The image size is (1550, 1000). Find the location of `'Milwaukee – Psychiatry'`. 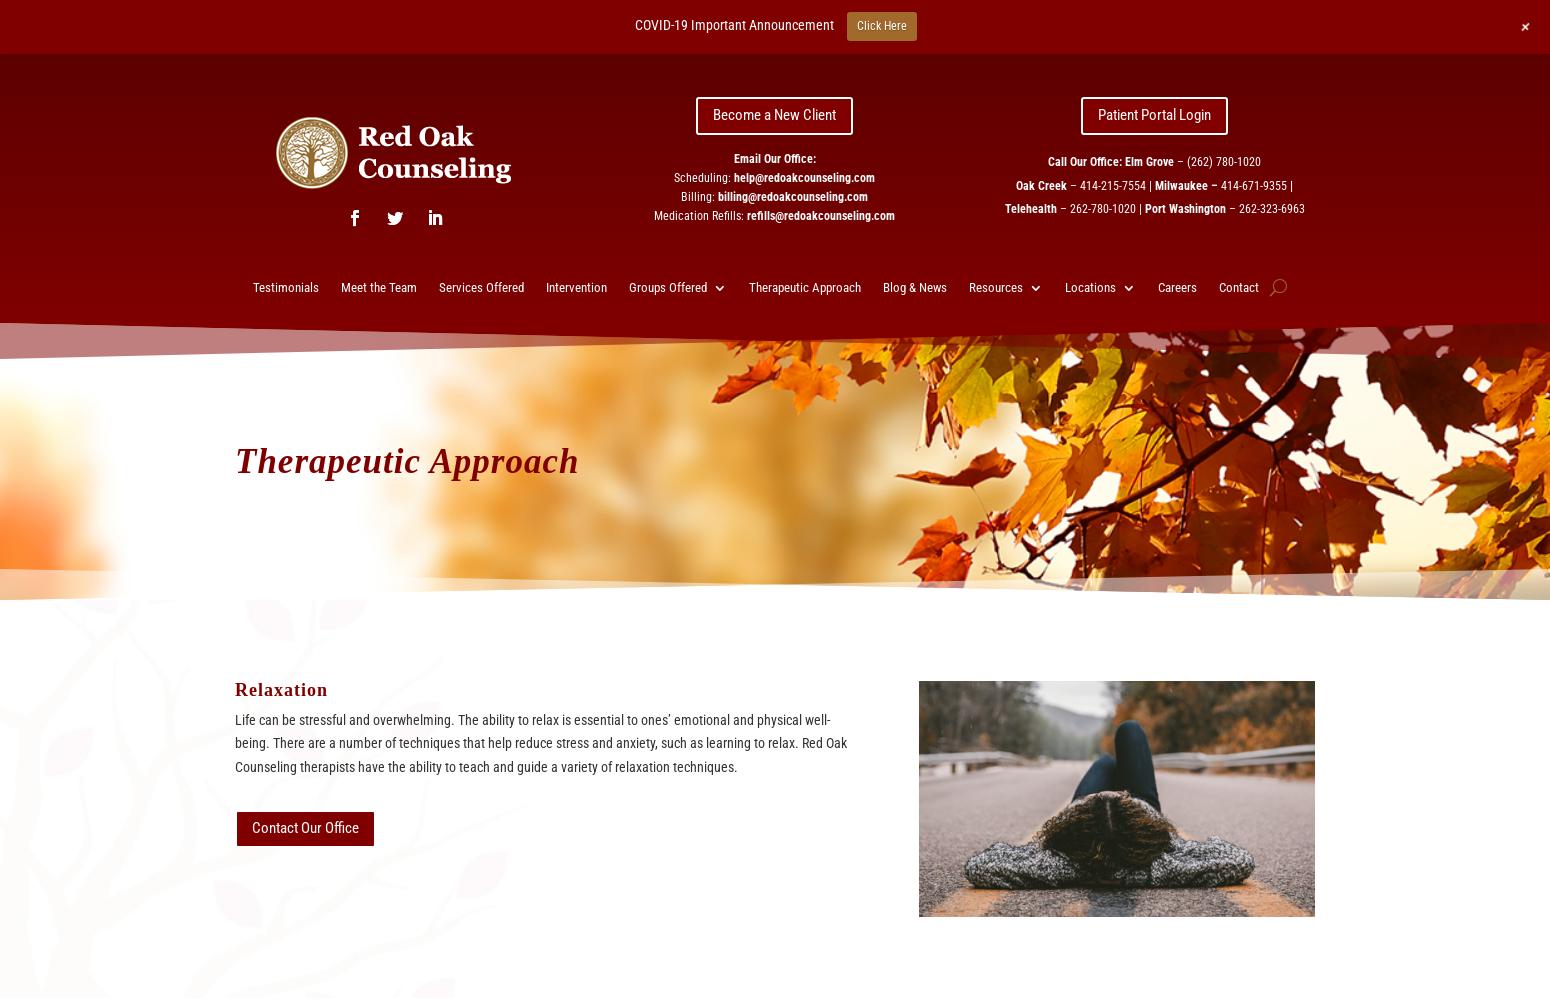

'Milwaukee – Psychiatry' is located at coordinates (1151, 383).